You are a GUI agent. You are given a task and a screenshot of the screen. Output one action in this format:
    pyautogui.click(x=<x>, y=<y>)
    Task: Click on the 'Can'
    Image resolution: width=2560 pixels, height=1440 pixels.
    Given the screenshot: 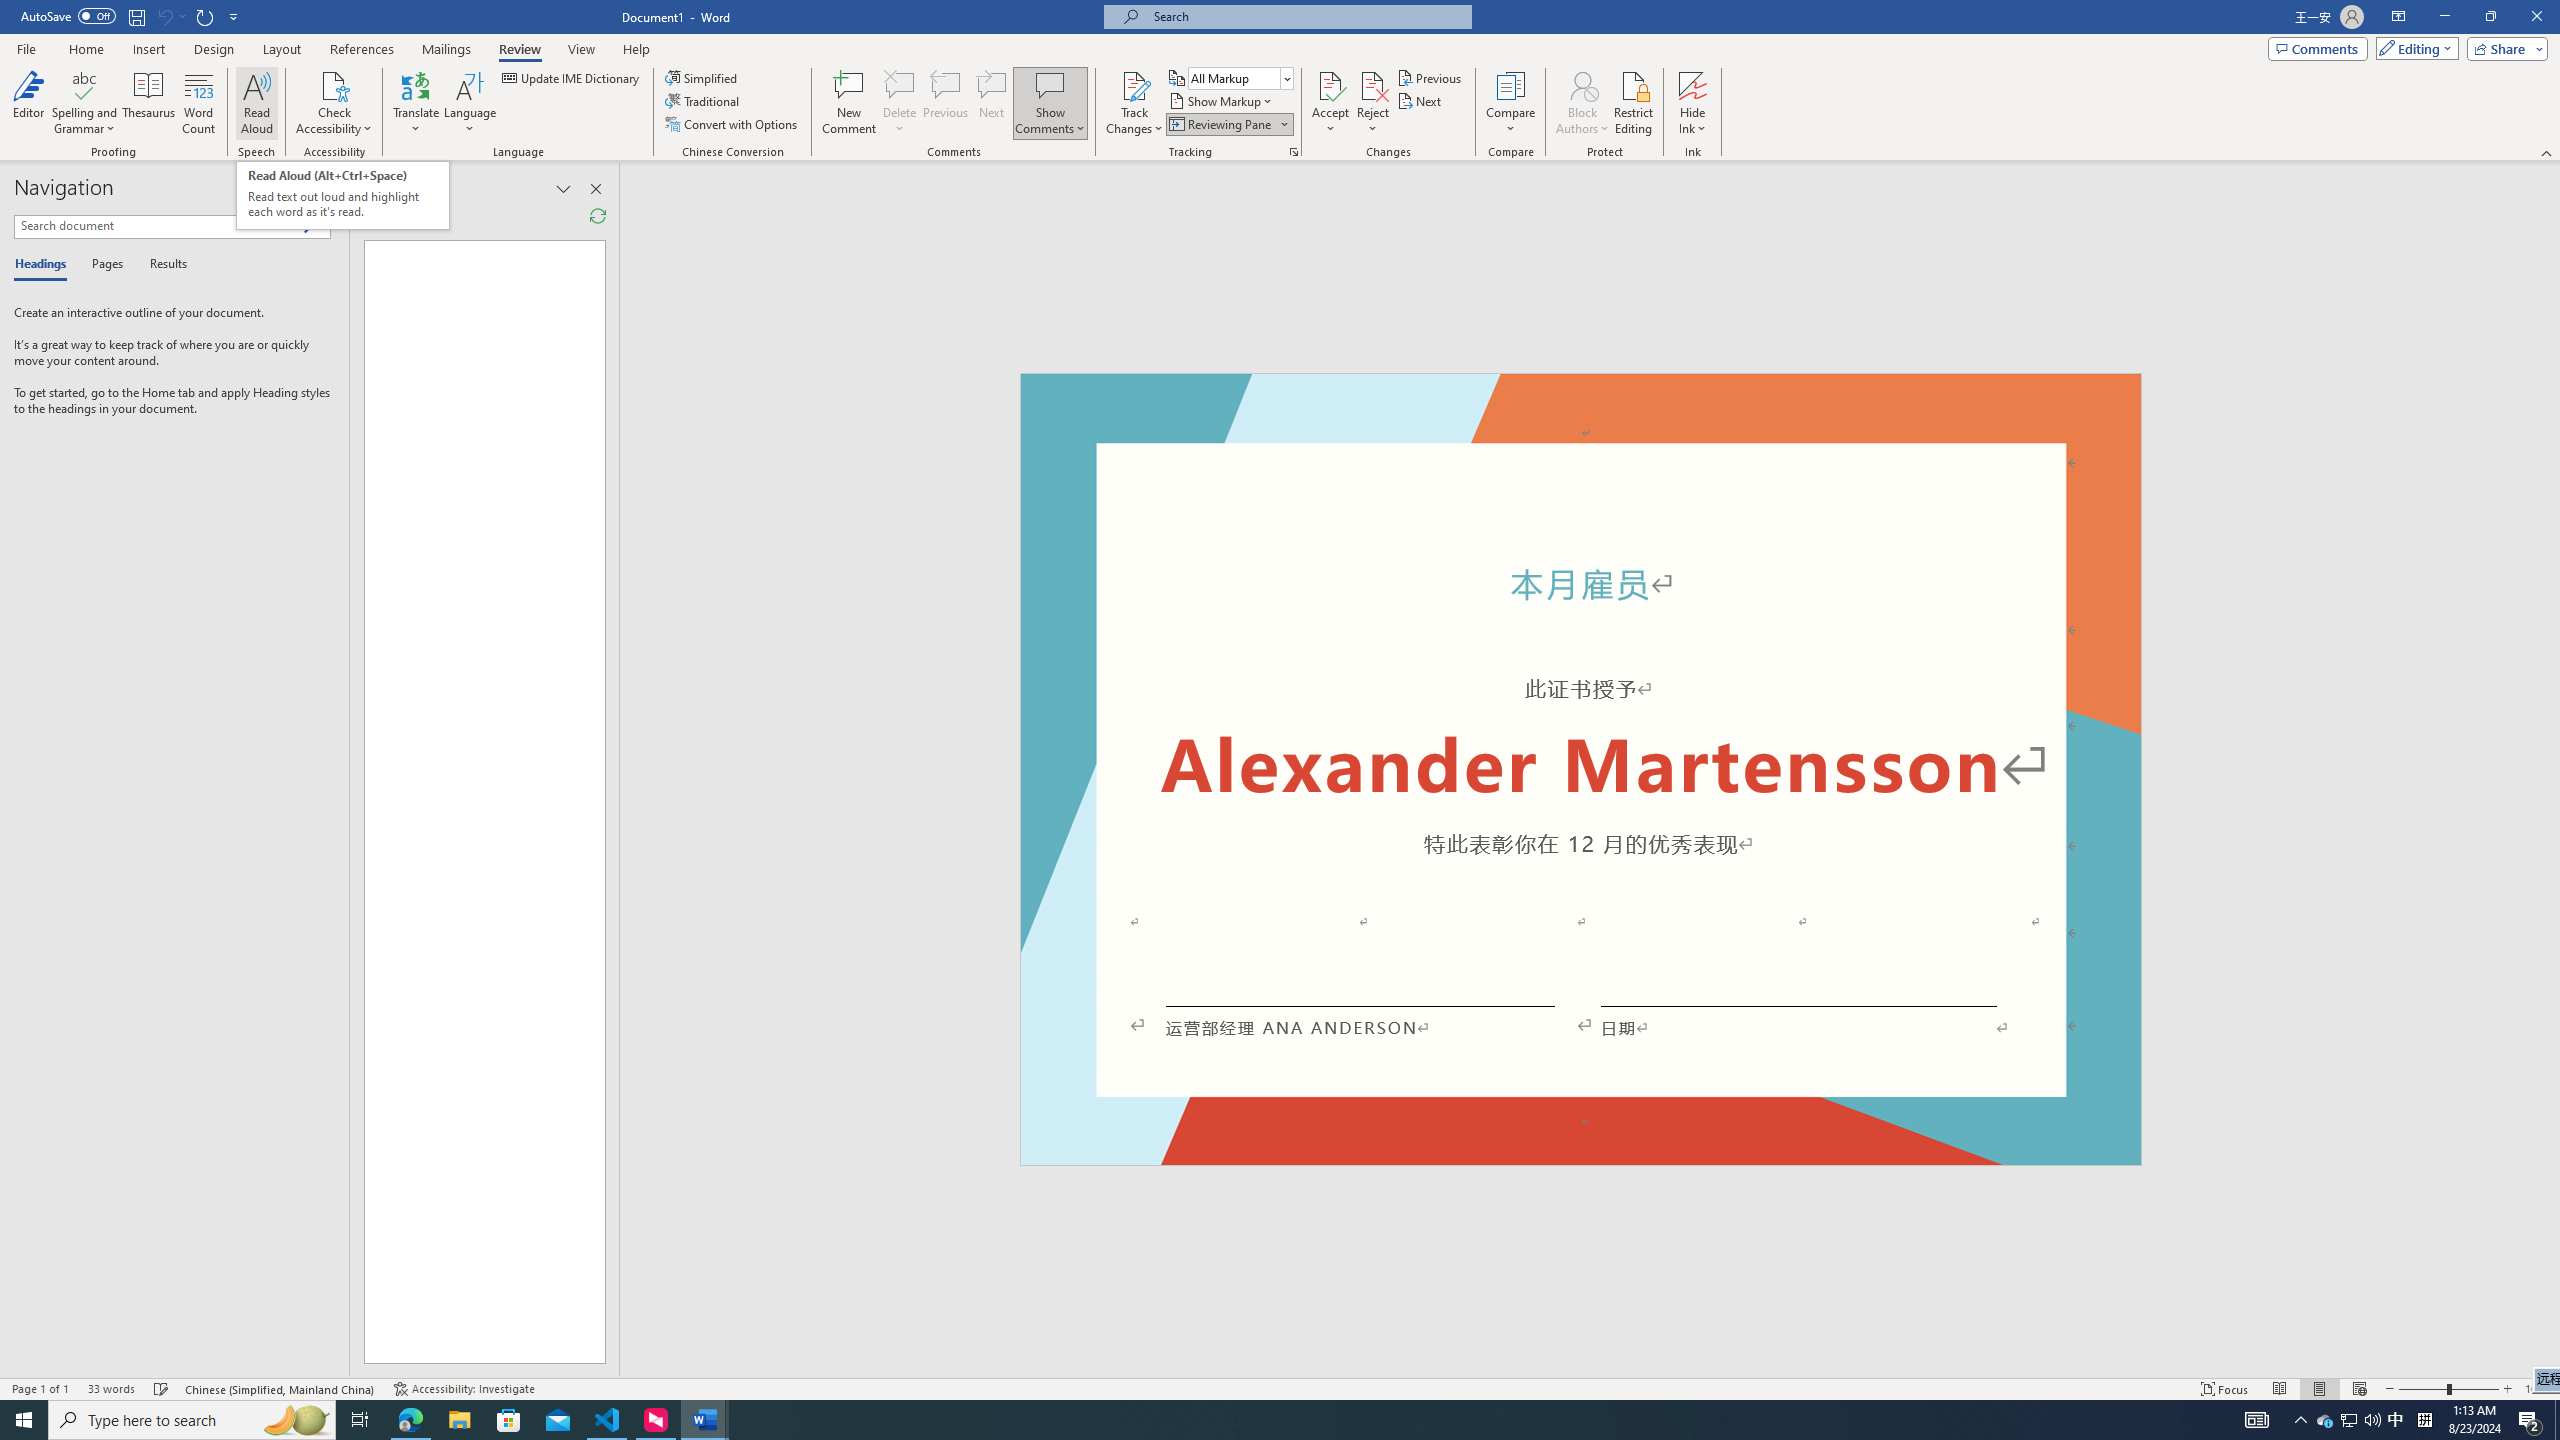 What is the action you would take?
    pyautogui.click(x=163, y=15)
    